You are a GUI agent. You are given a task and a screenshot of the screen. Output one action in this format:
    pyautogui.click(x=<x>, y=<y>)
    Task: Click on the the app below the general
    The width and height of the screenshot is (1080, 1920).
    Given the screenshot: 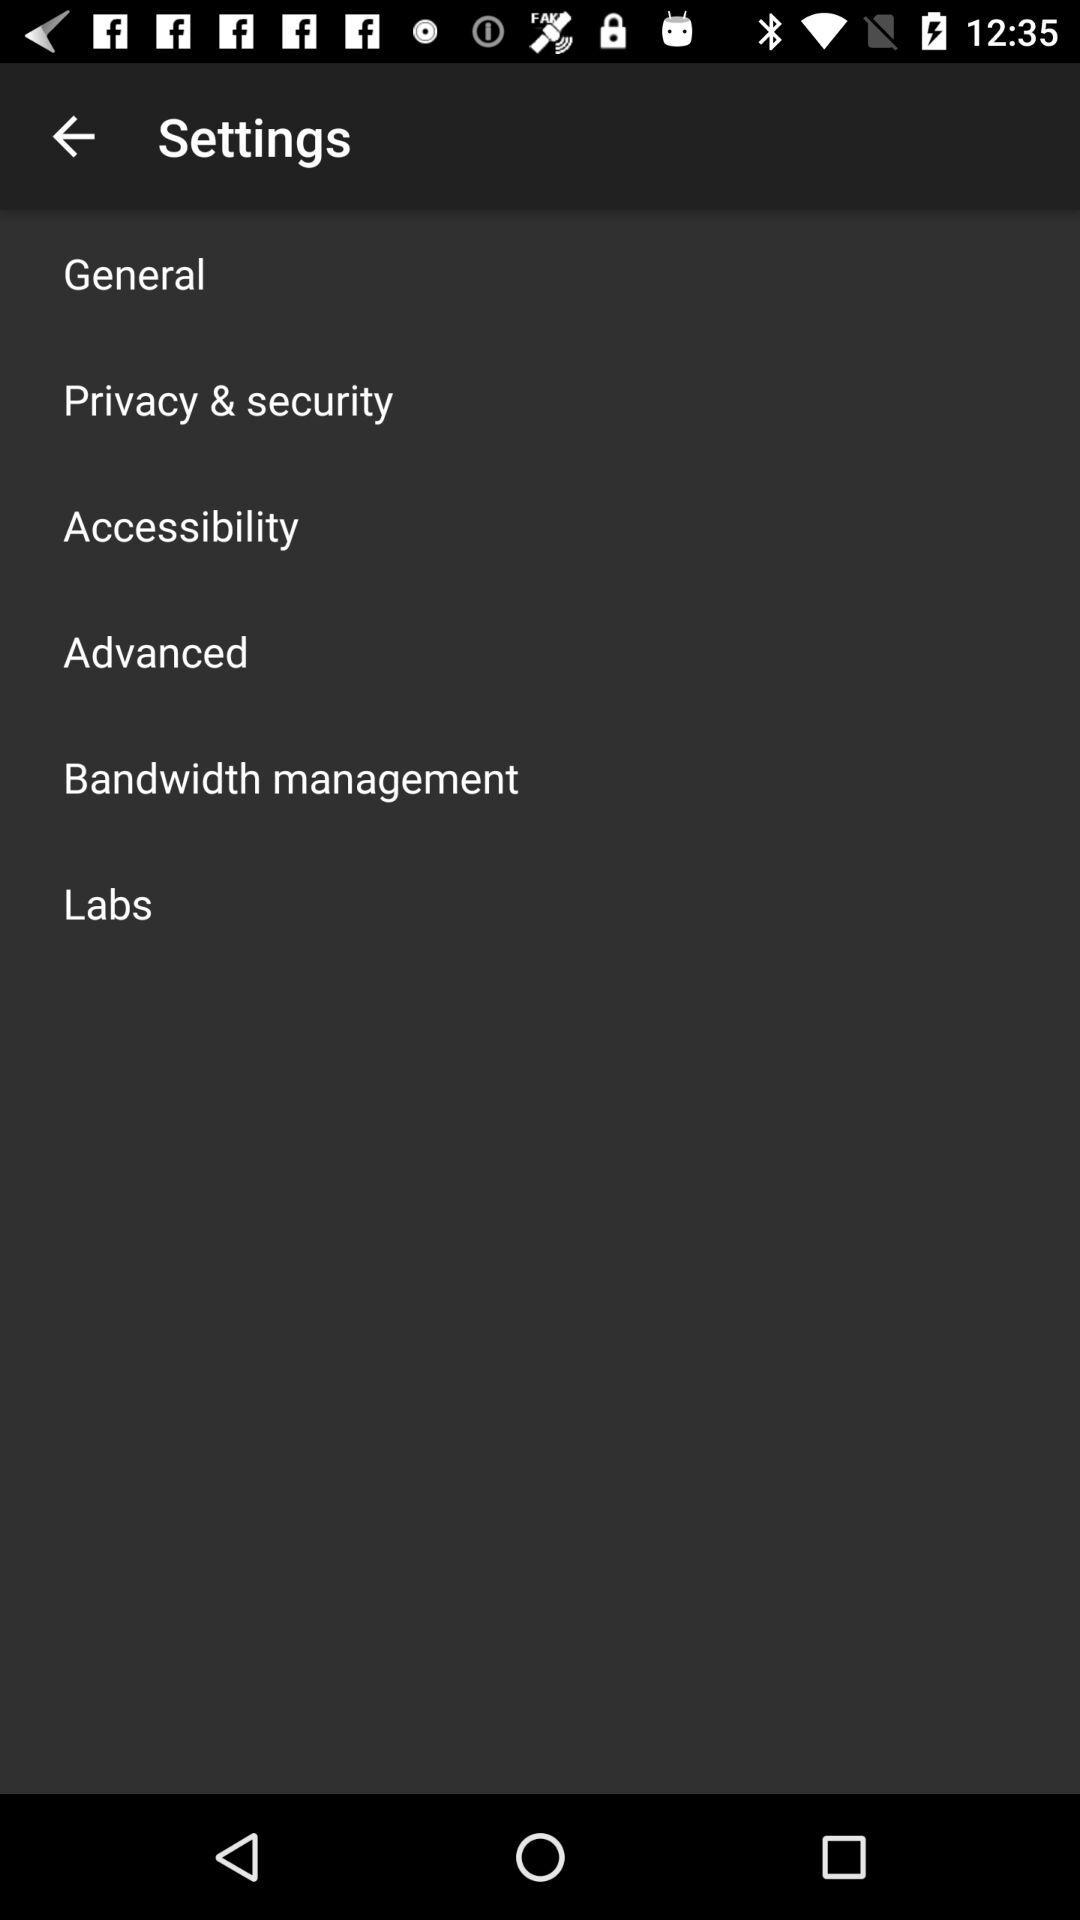 What is the action you would take?
    pyautogui.click(x=227, y=398)
    